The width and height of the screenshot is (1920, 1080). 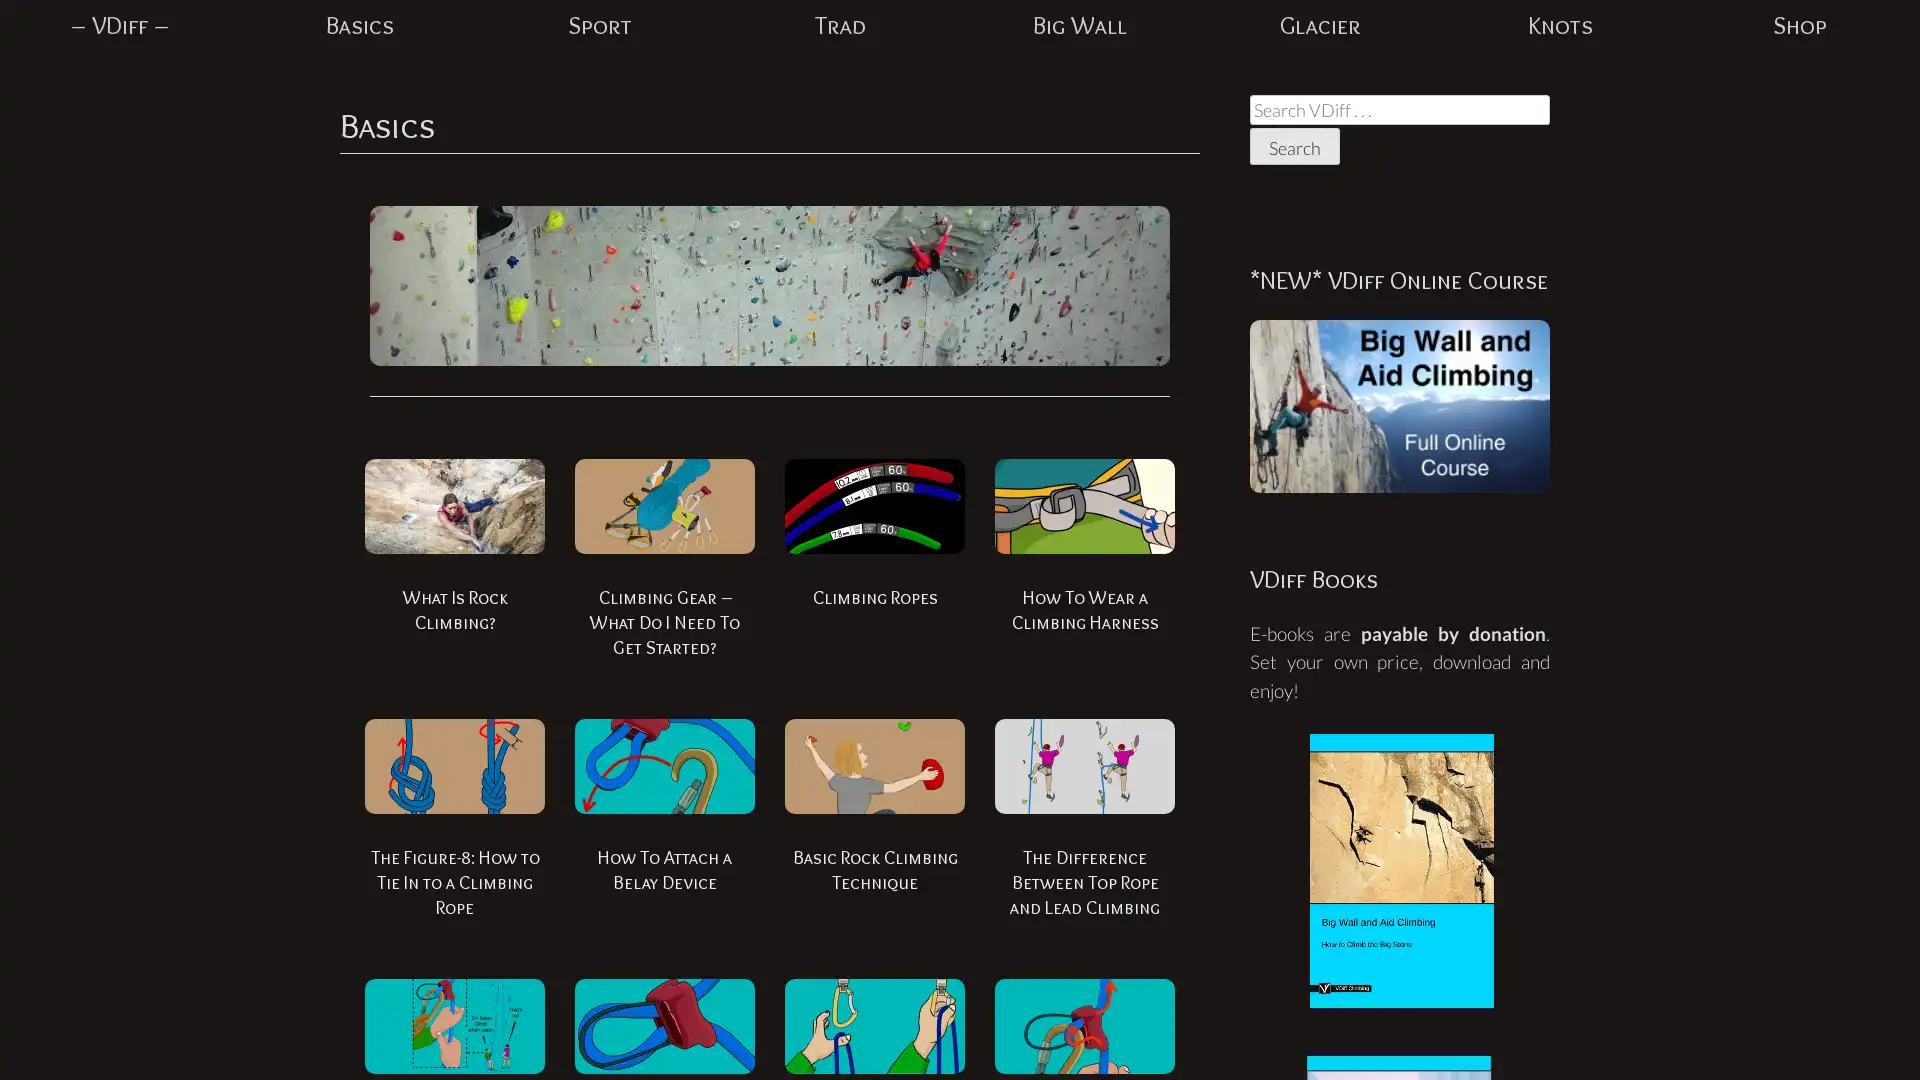 I want to click on Search, so click(x=1295, y=145).